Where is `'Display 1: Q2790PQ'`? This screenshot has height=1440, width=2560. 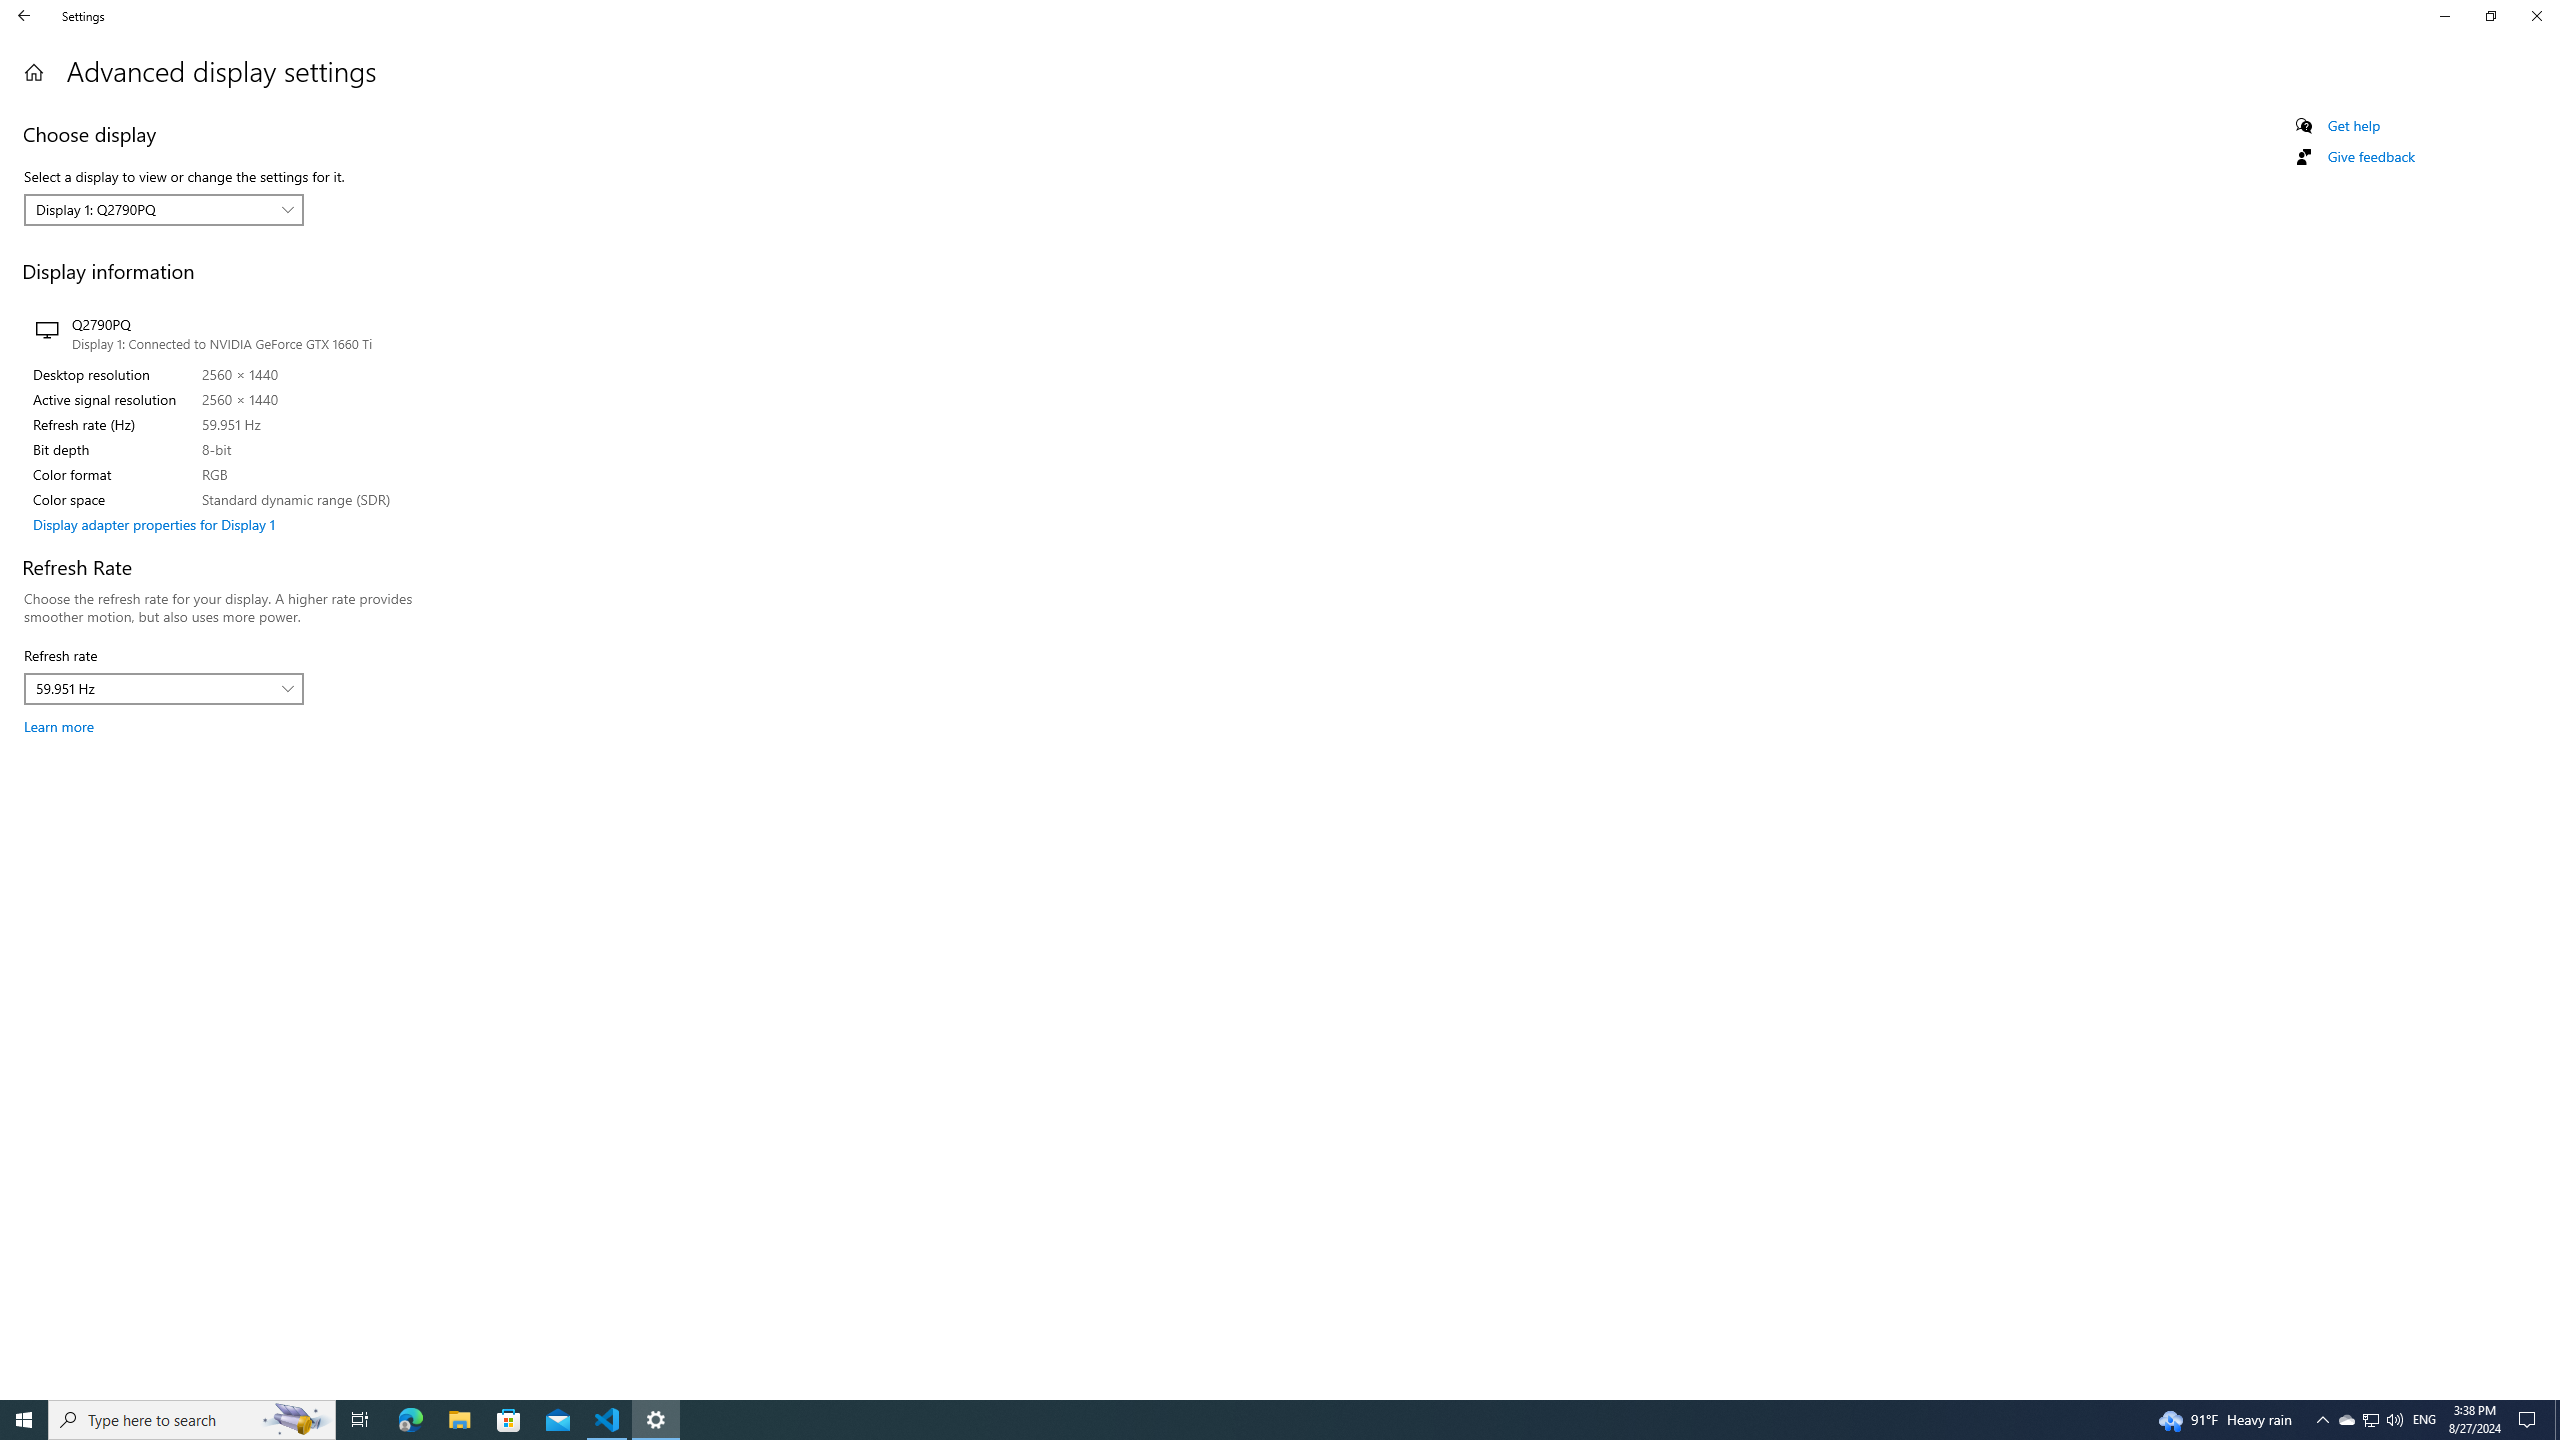
'Display 1: Q2790PQ' is located at coordinates (152, 208).